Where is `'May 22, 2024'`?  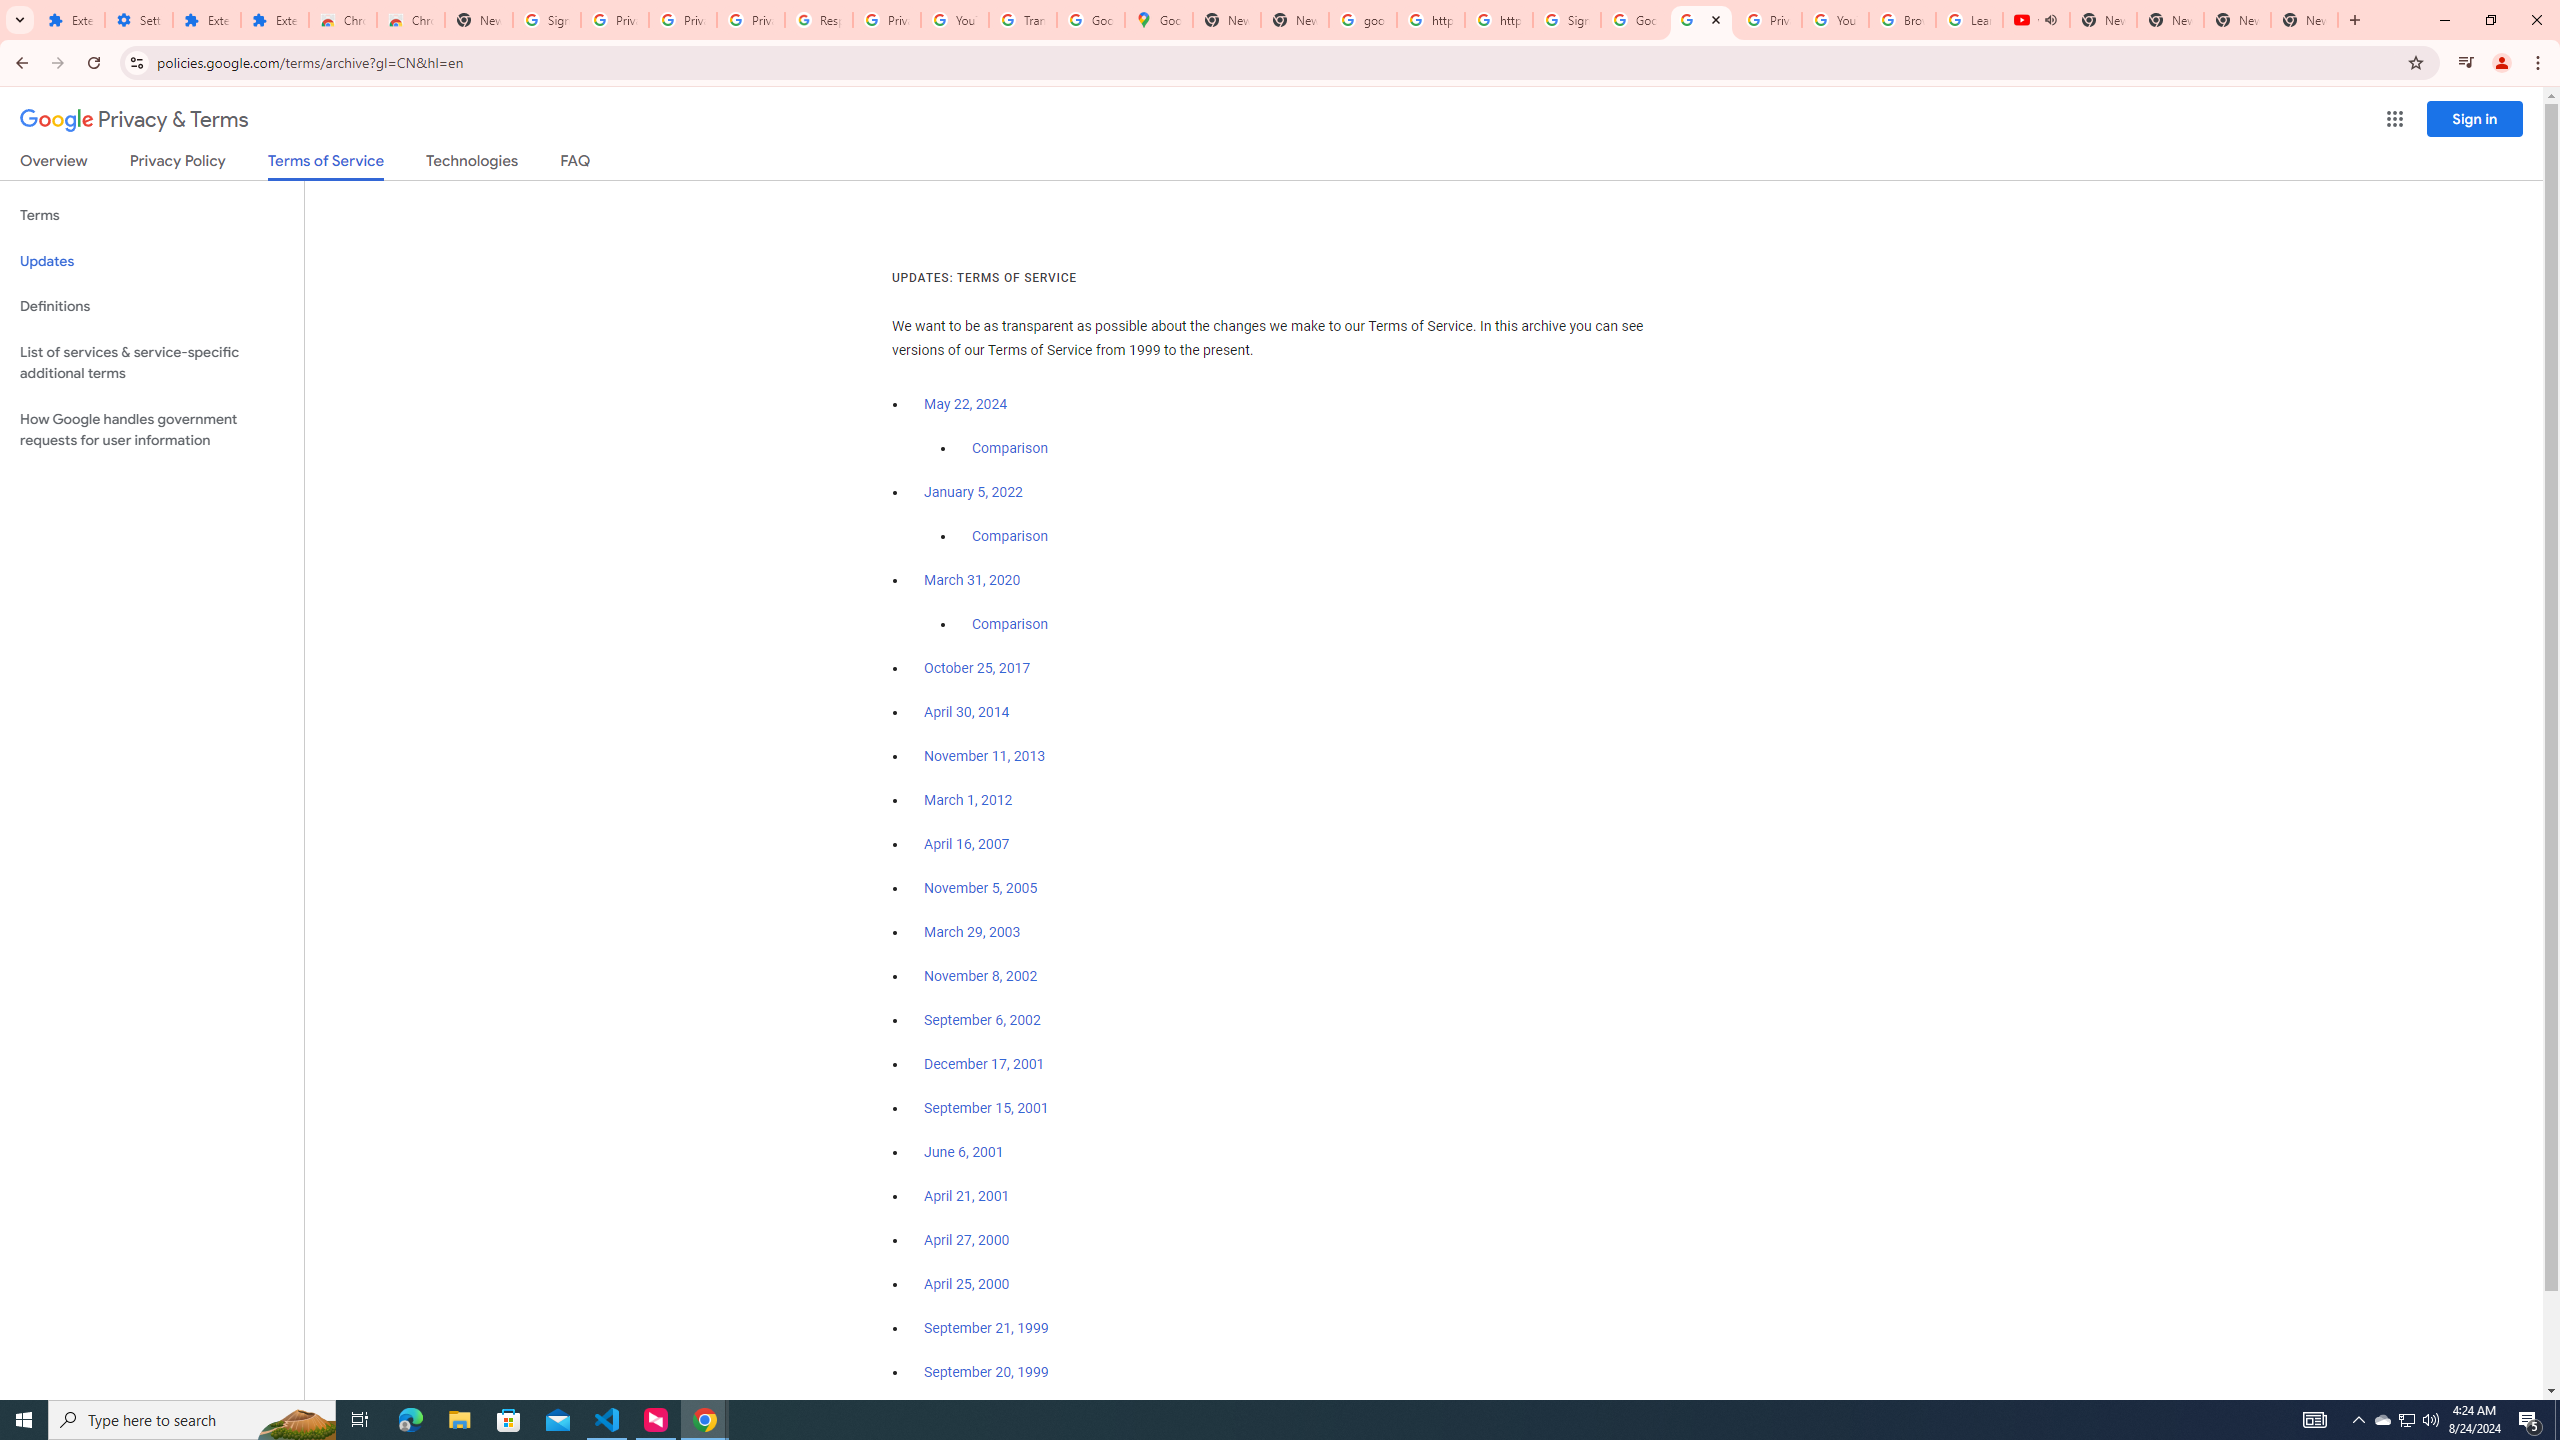 'May 22, 2024' is located at coordinates (966, 405).